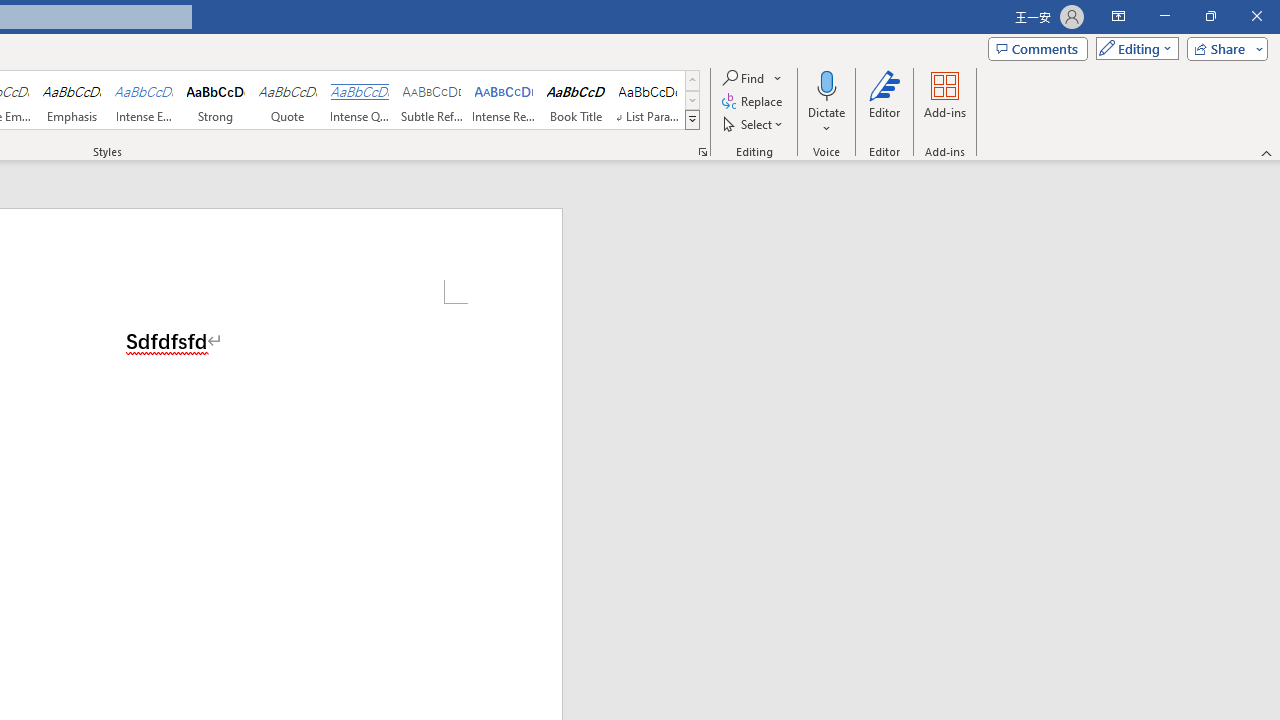 The image size is (1280, 720). Describe the element at coordinates (826, 84) in the screenshot. I see `'Dictate'` at that location.